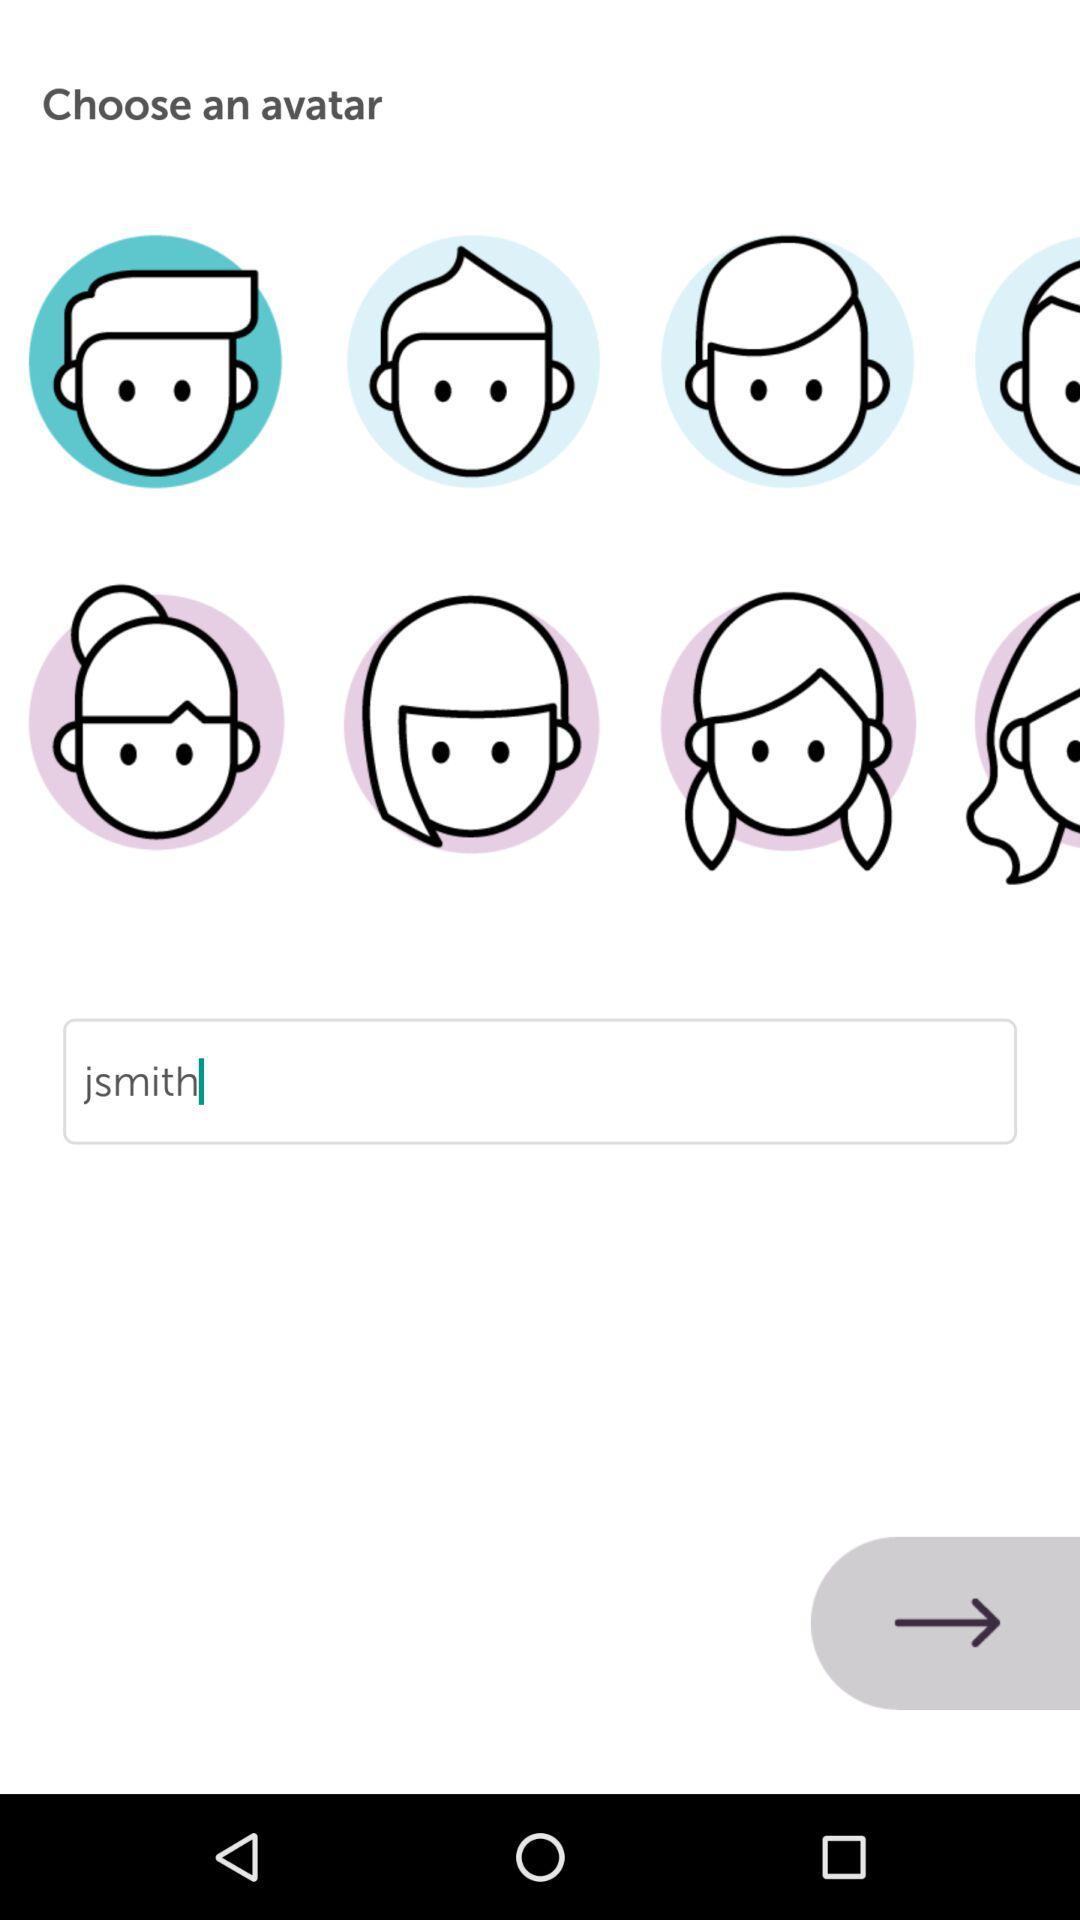 This screenshot has width=1080, height=1920. I want to click on pick avatar, so click(472, 752).